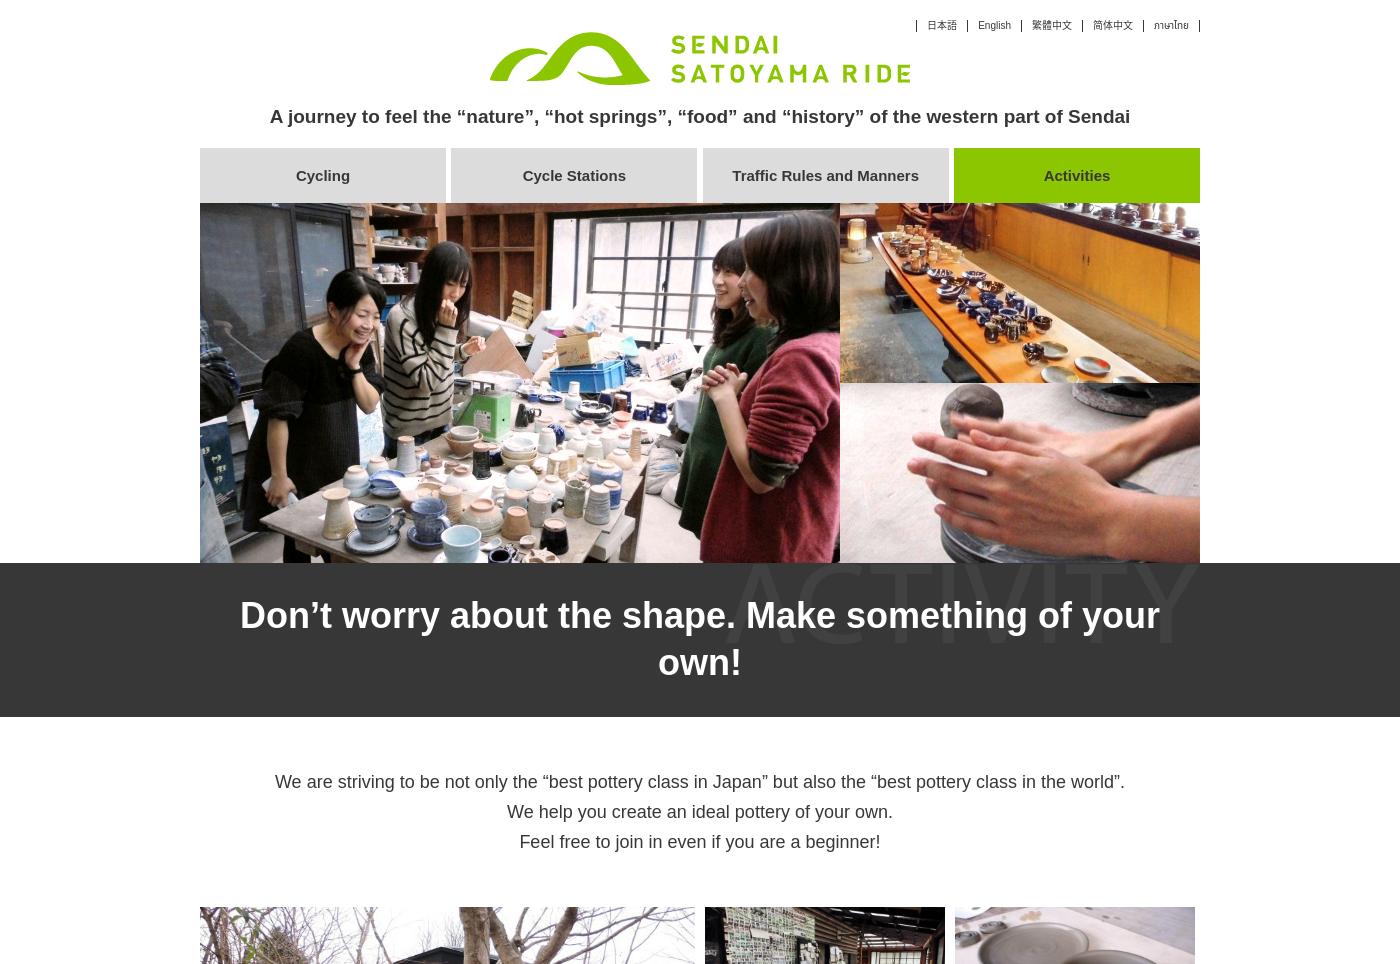  Describe the element at coordinates (699, 115) in the screenshot. I see `'A journey to feel the “nature”, “hot springs”, “food” and “history” of the western part of Sendai'` at that location.